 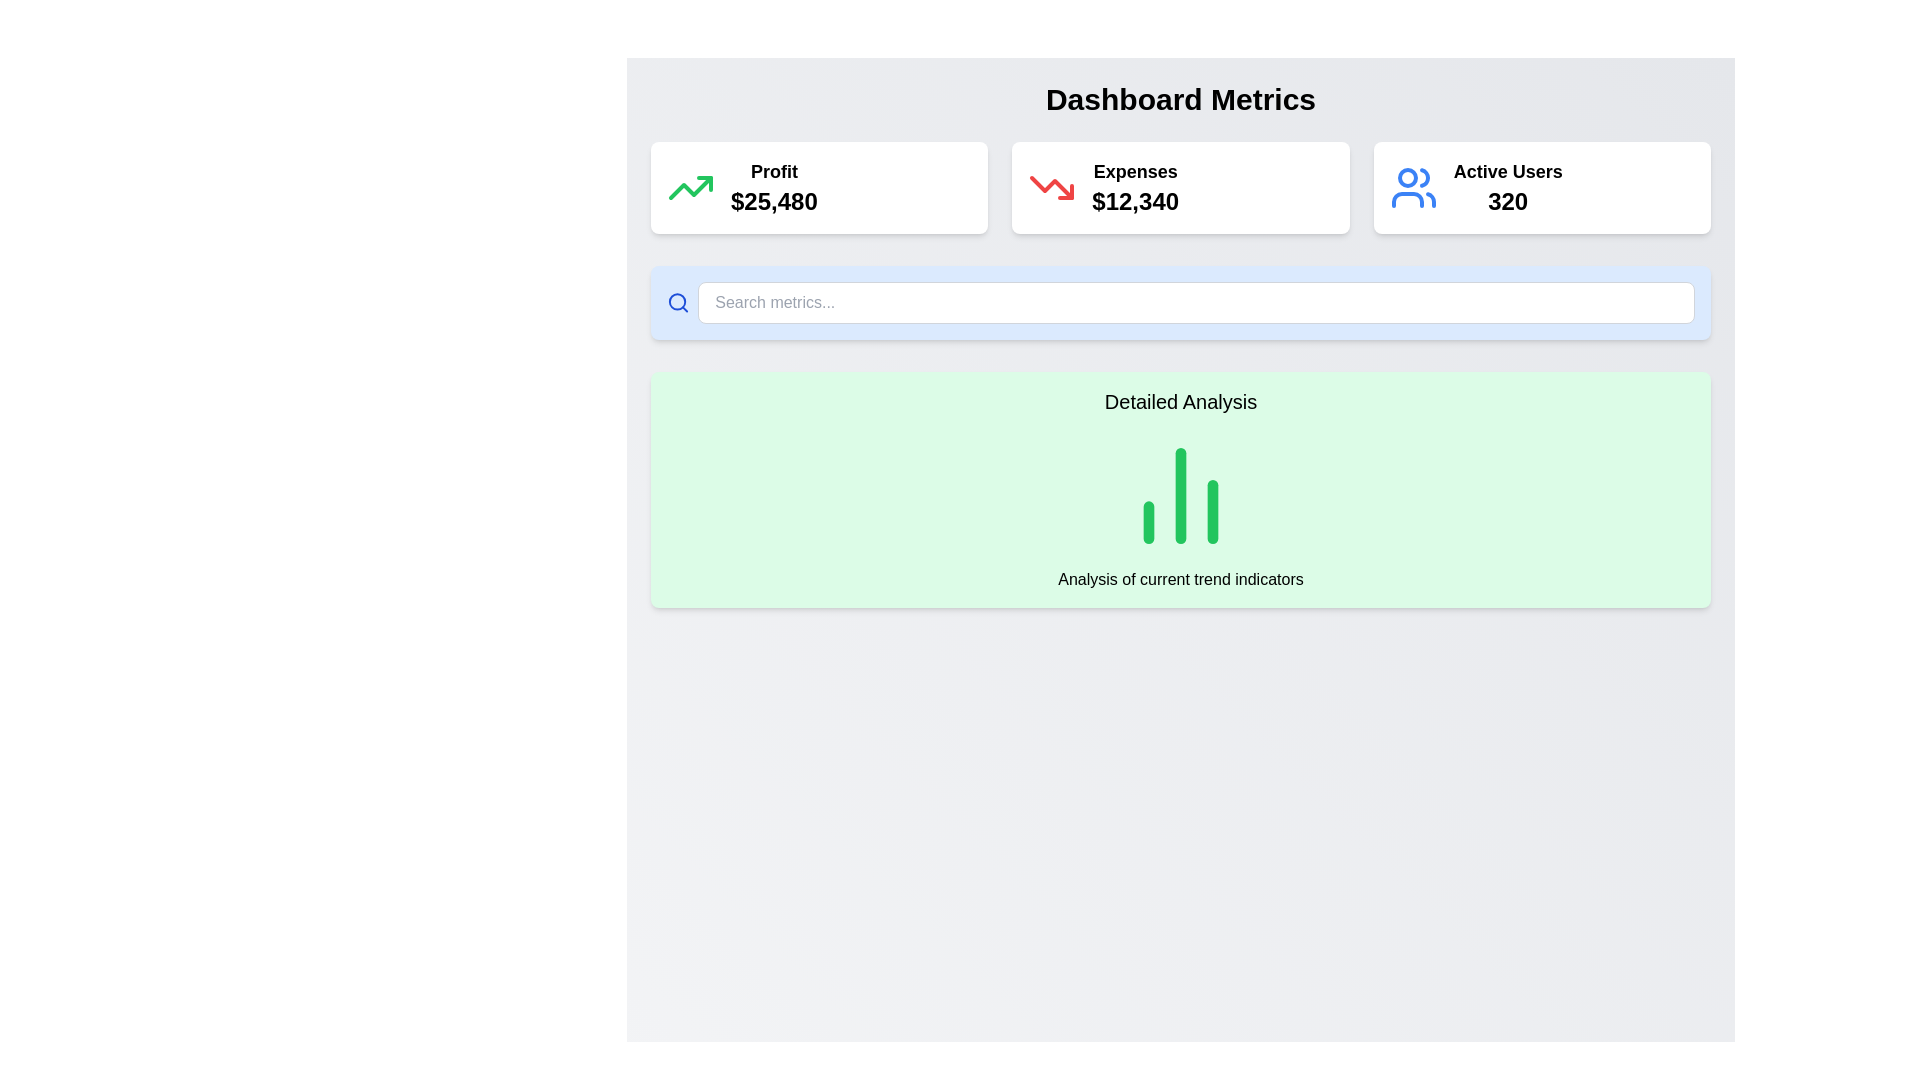 What do you see at coordinates (677, 302) in the screenshot?
I see `the circular part of the SVG-based magnifying glass icon, which is located on the left side of the search bar near the top center of the interface` at bounding box center [677, 302].